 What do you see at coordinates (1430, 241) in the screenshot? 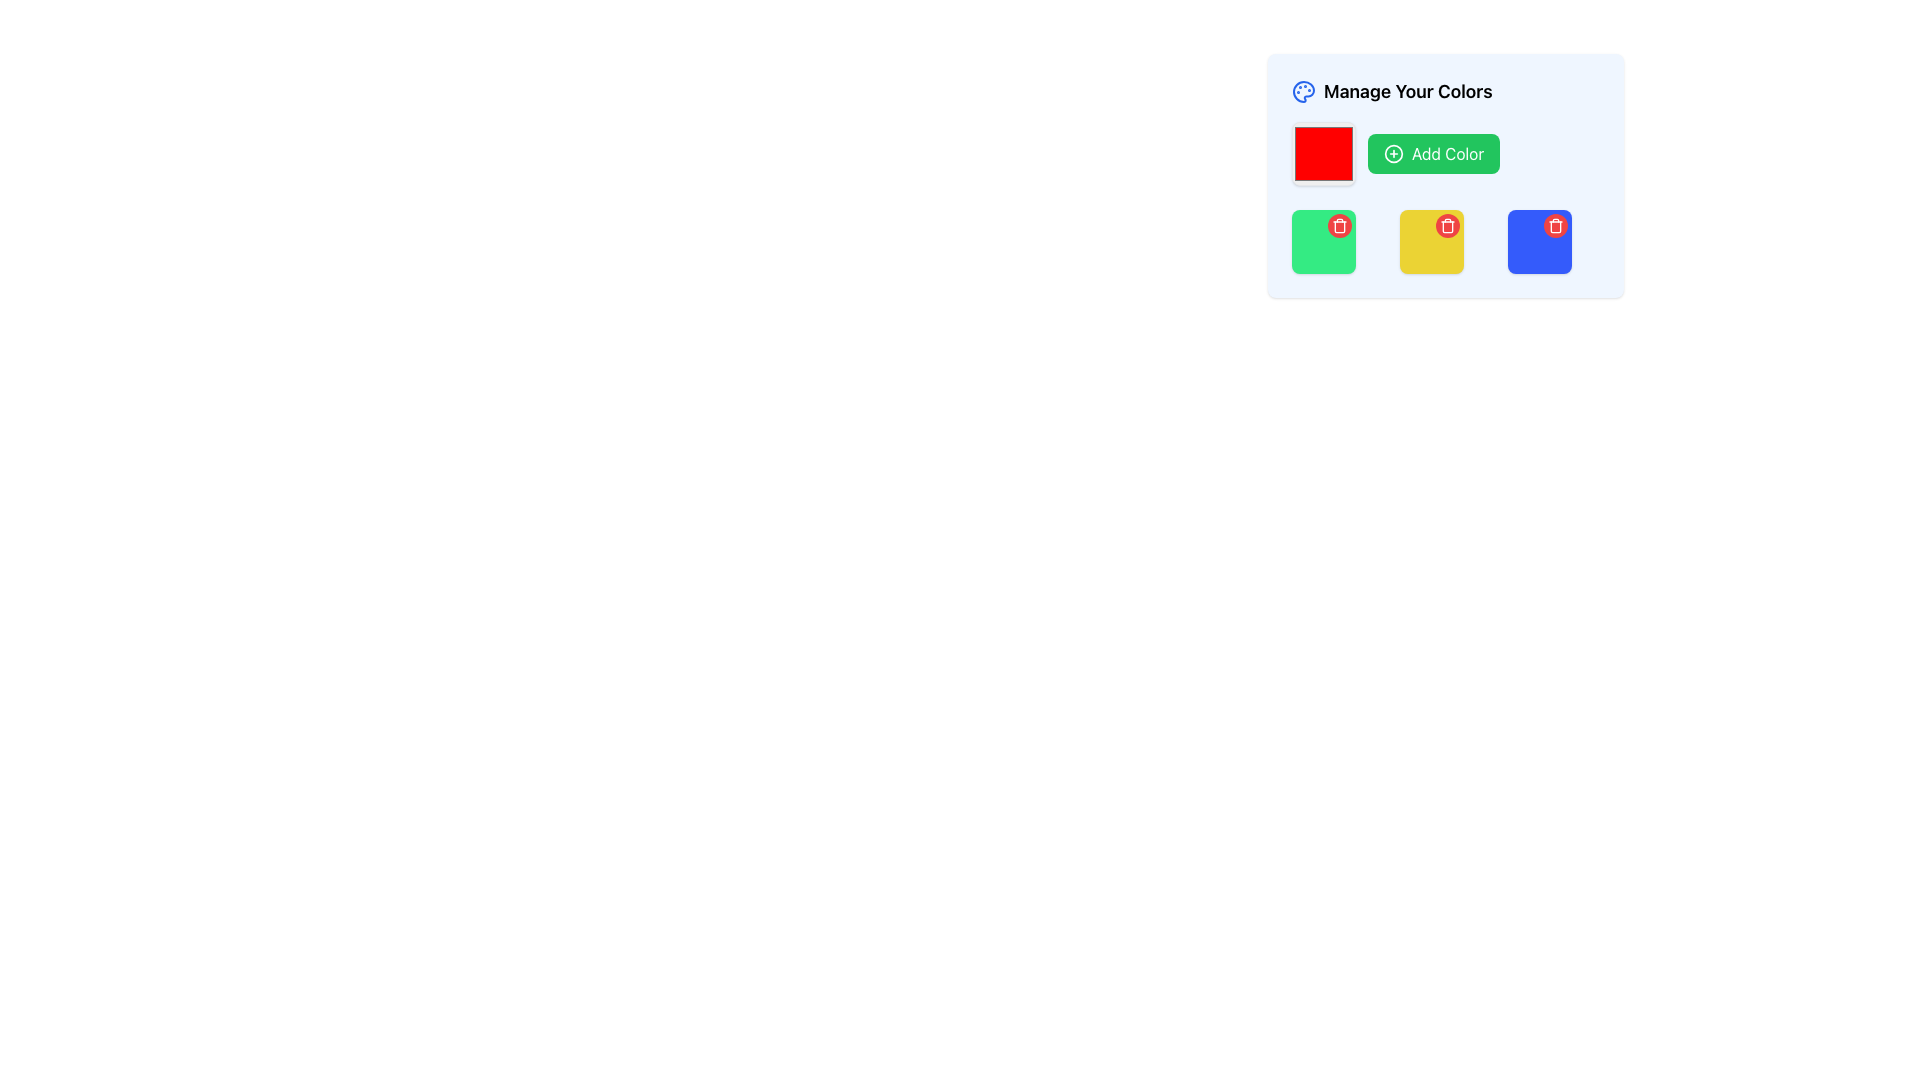
I see `the bright yellow Color preview component with rounded corners that contains a circular red delete button` at bounding box center [1430, 241].